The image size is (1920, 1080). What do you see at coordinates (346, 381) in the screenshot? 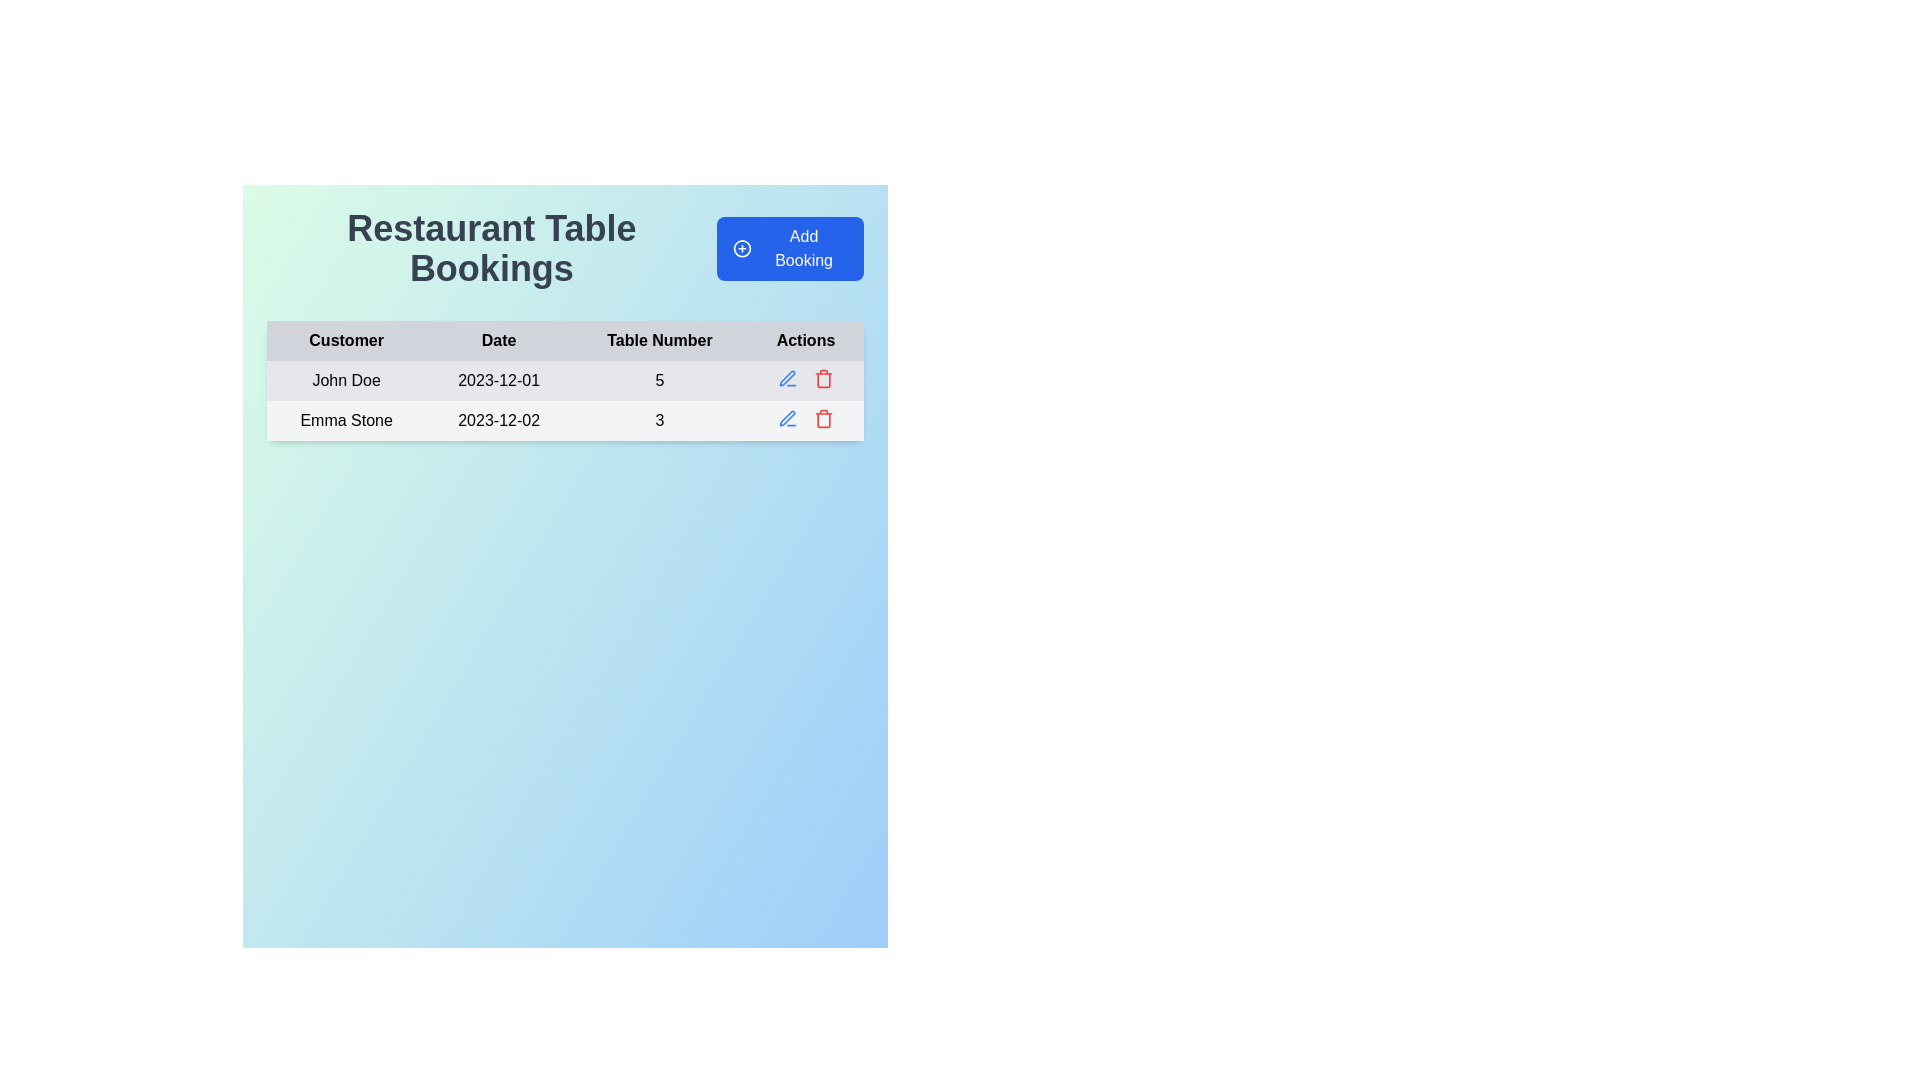
I see `the text label displaying the customer's name in the first cell of the 'Customer' column in the table` at bounding box center [346, 381].